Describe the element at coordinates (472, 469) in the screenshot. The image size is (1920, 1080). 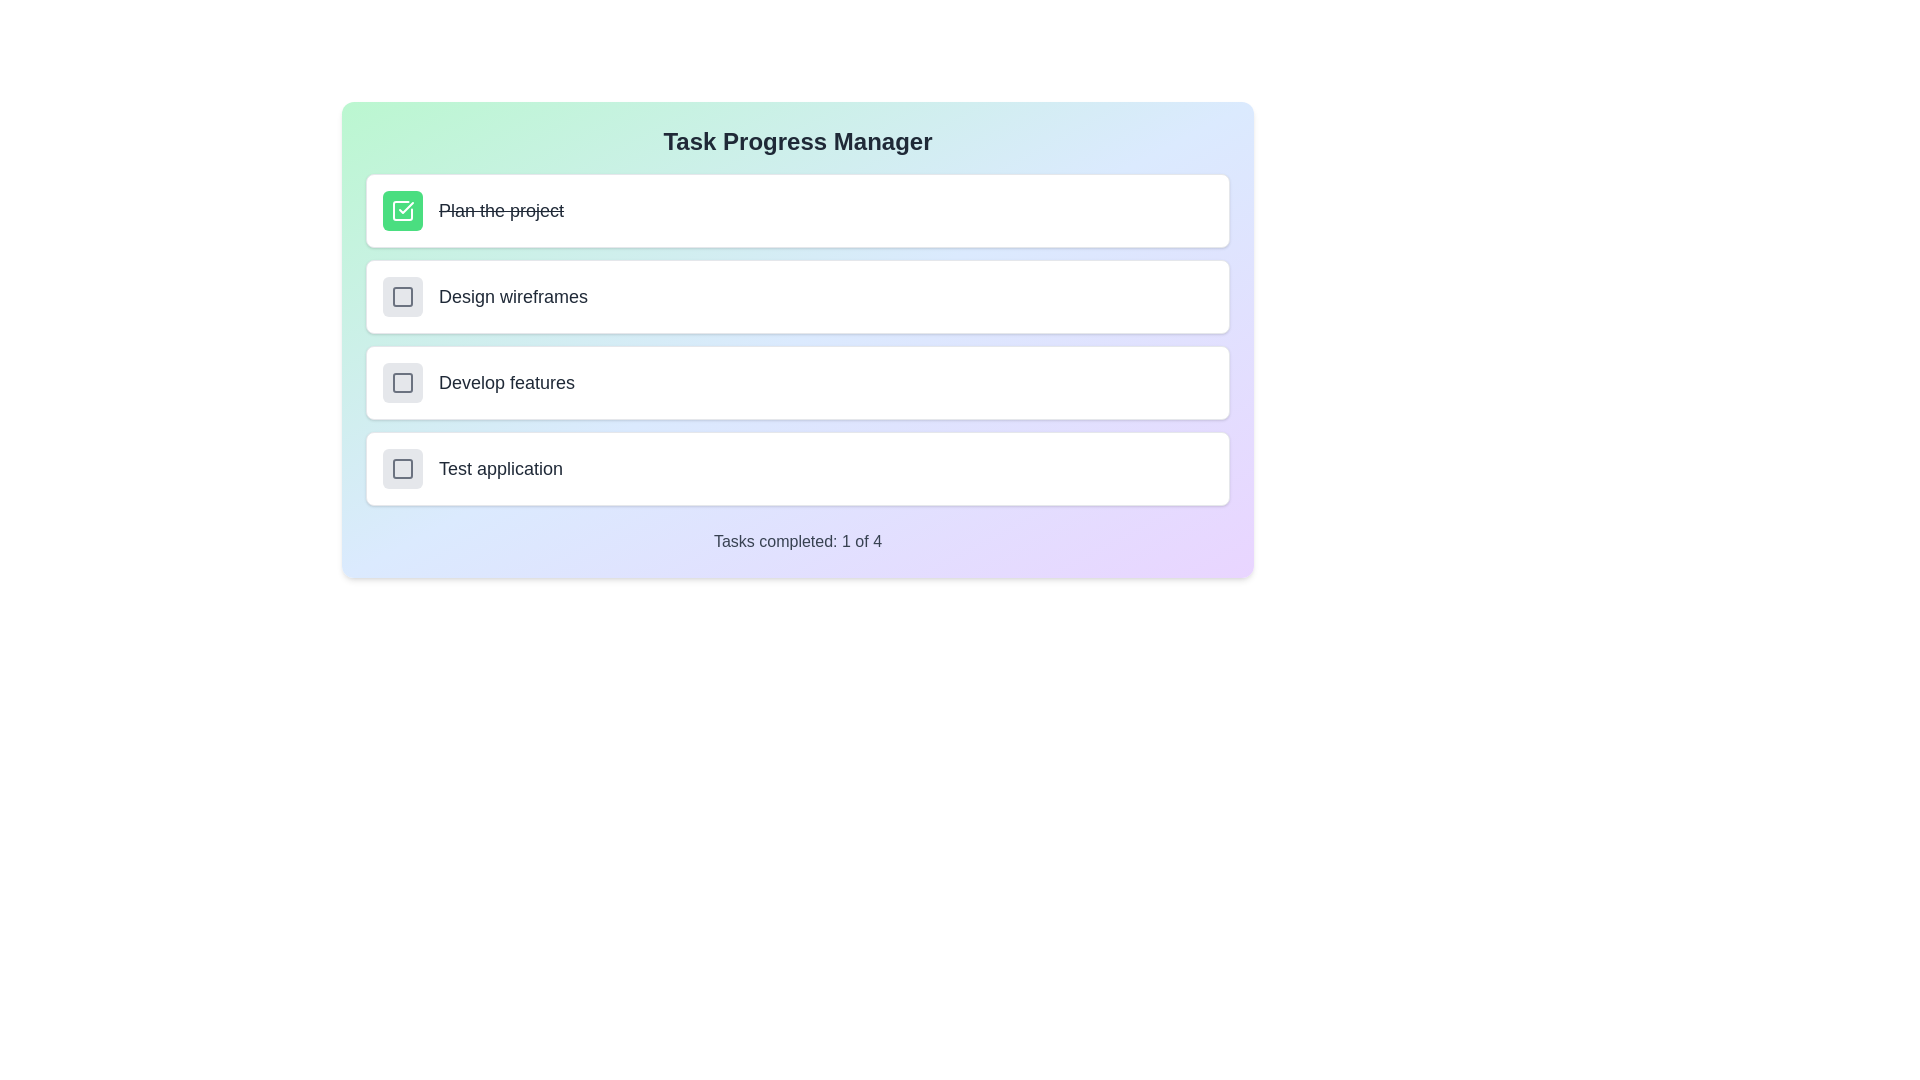
I see `the text label of the last task item in the task manager interface` at that location.